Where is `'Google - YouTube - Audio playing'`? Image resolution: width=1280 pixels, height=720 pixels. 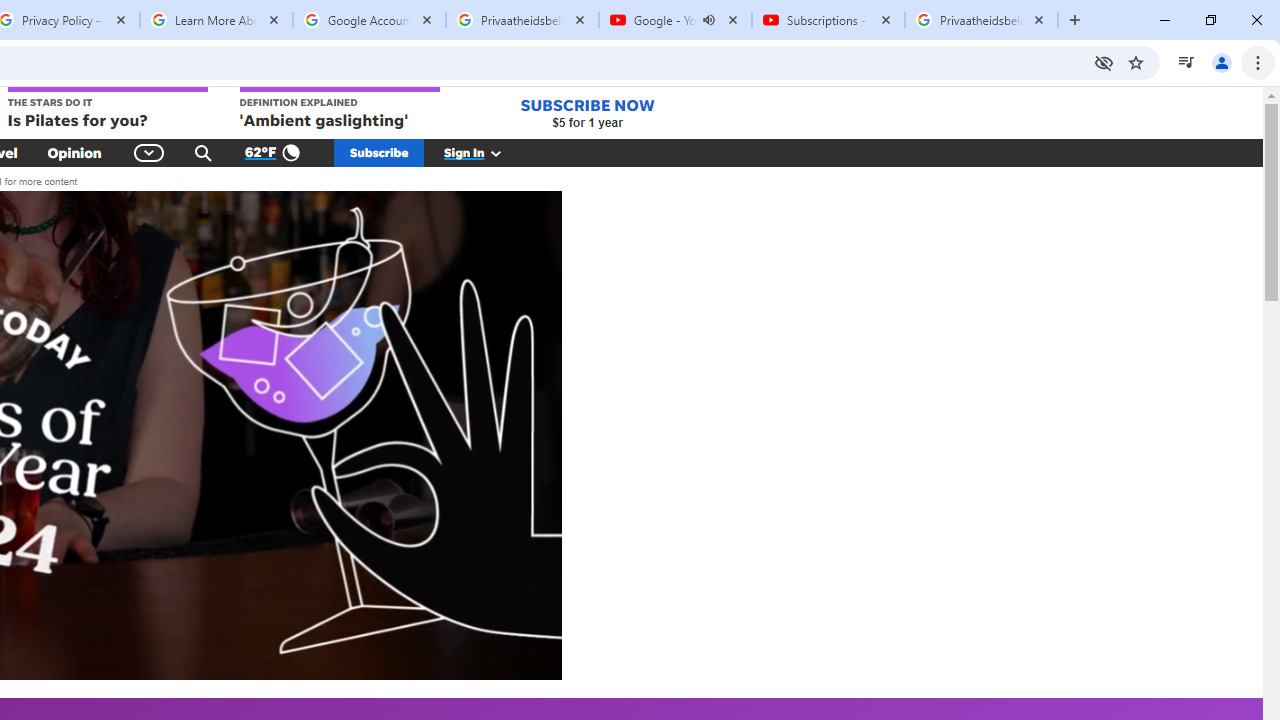 'Google - YouTube - Audio playing' is located at coordinates (675, 20).